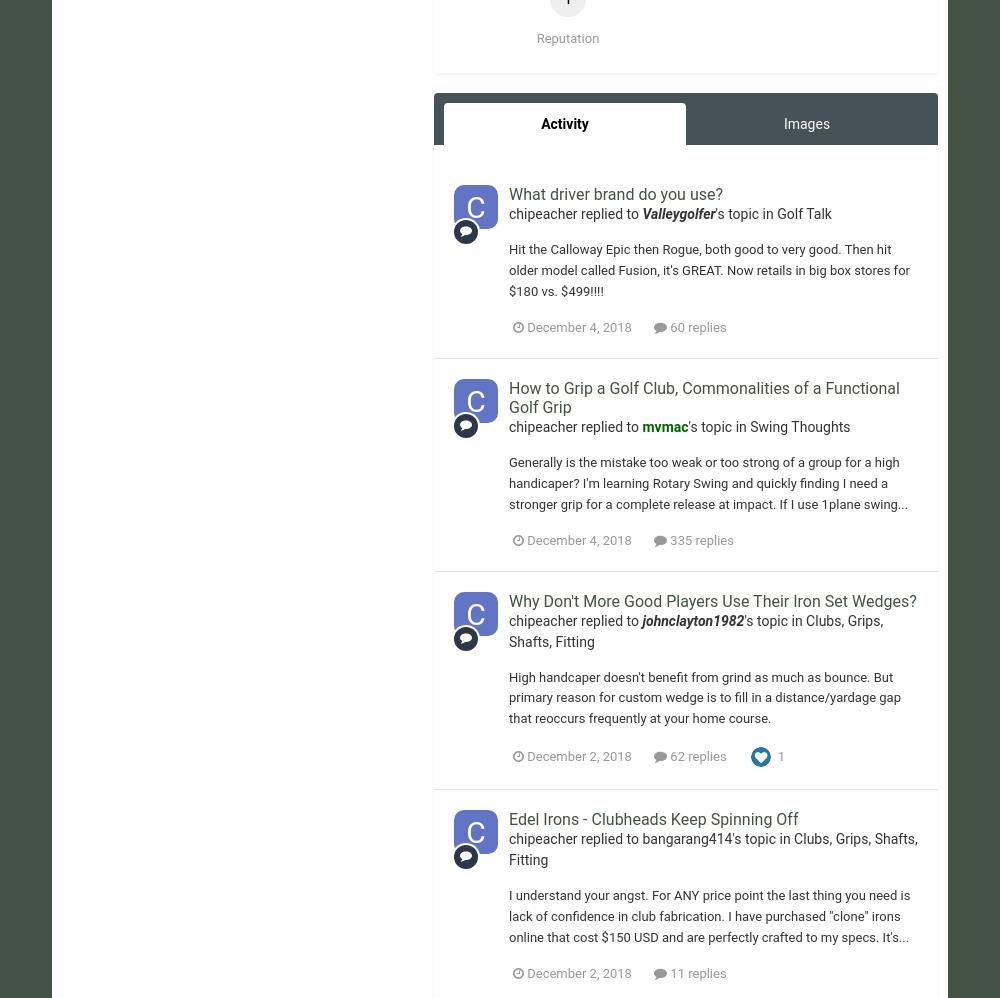  I want to click on '510 replies', so click(707, 115).